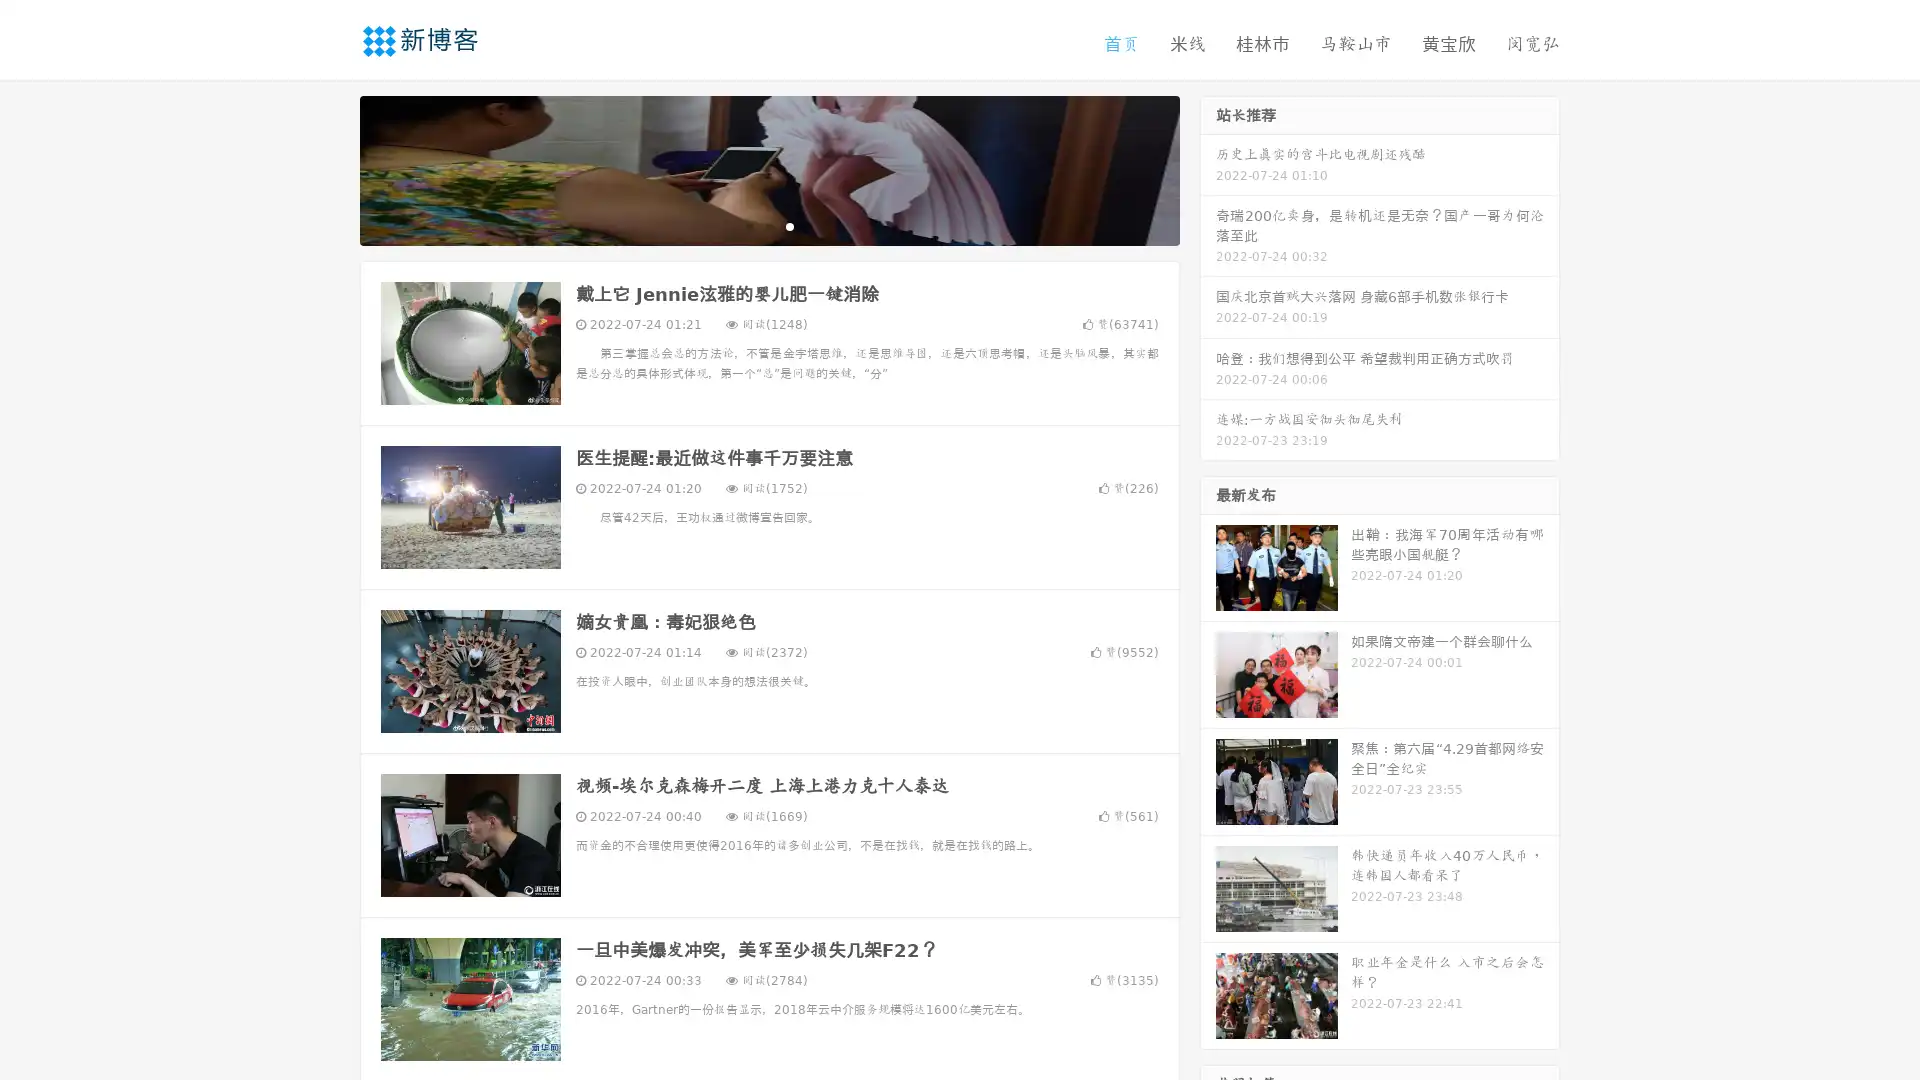  Describe the element at coordinates (1208, 168) in the screenshot. I see `Next slide` at that location.